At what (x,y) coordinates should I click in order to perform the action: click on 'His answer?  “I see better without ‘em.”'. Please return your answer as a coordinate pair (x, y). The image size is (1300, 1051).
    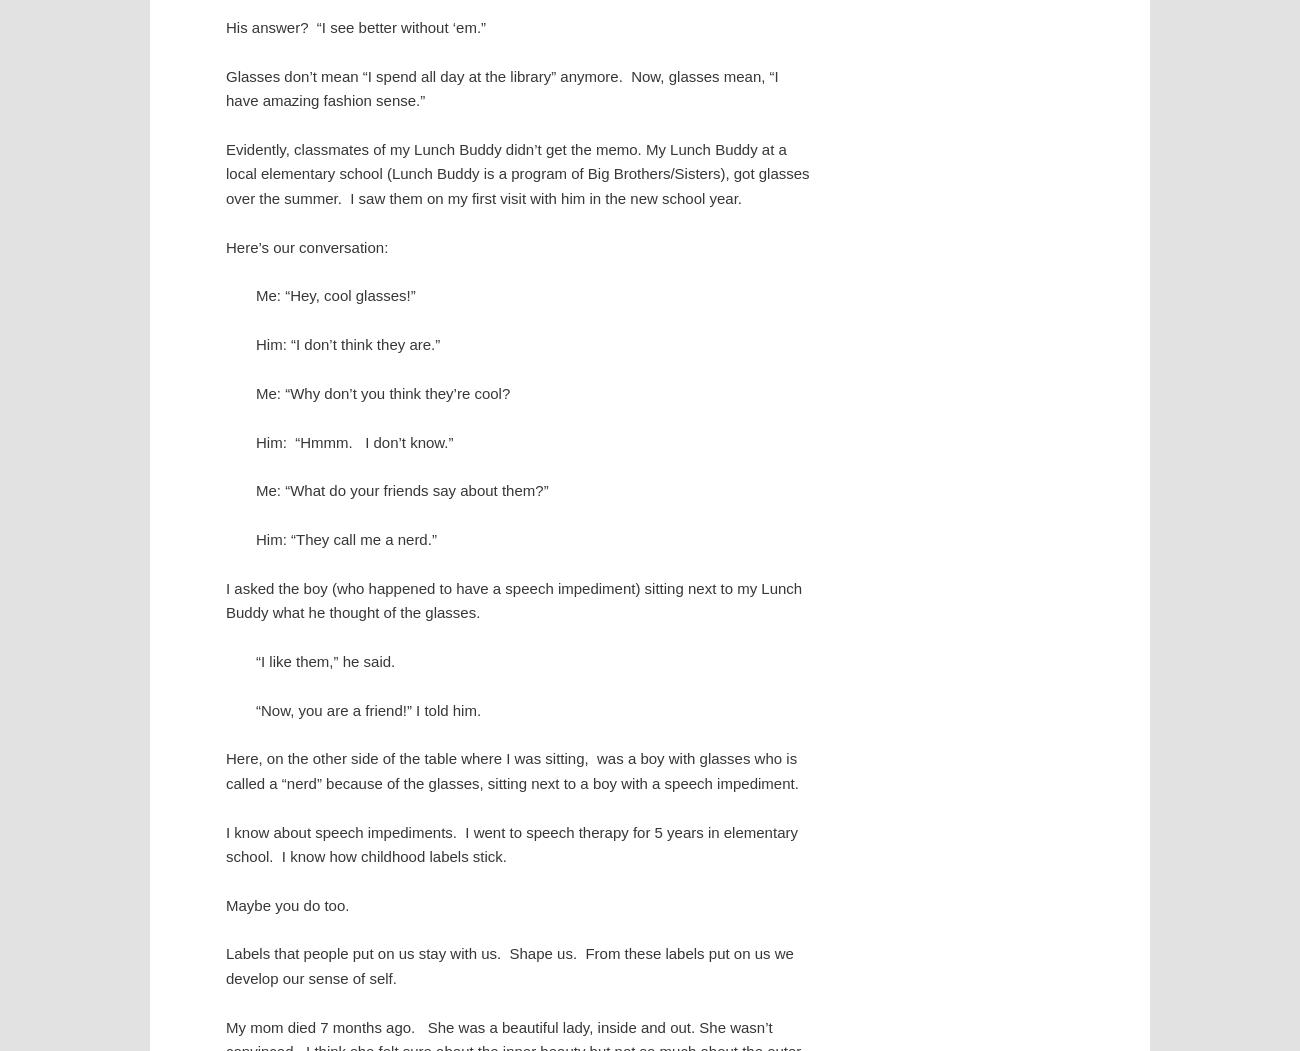
    Looking at the image, I should click on (354, 27).